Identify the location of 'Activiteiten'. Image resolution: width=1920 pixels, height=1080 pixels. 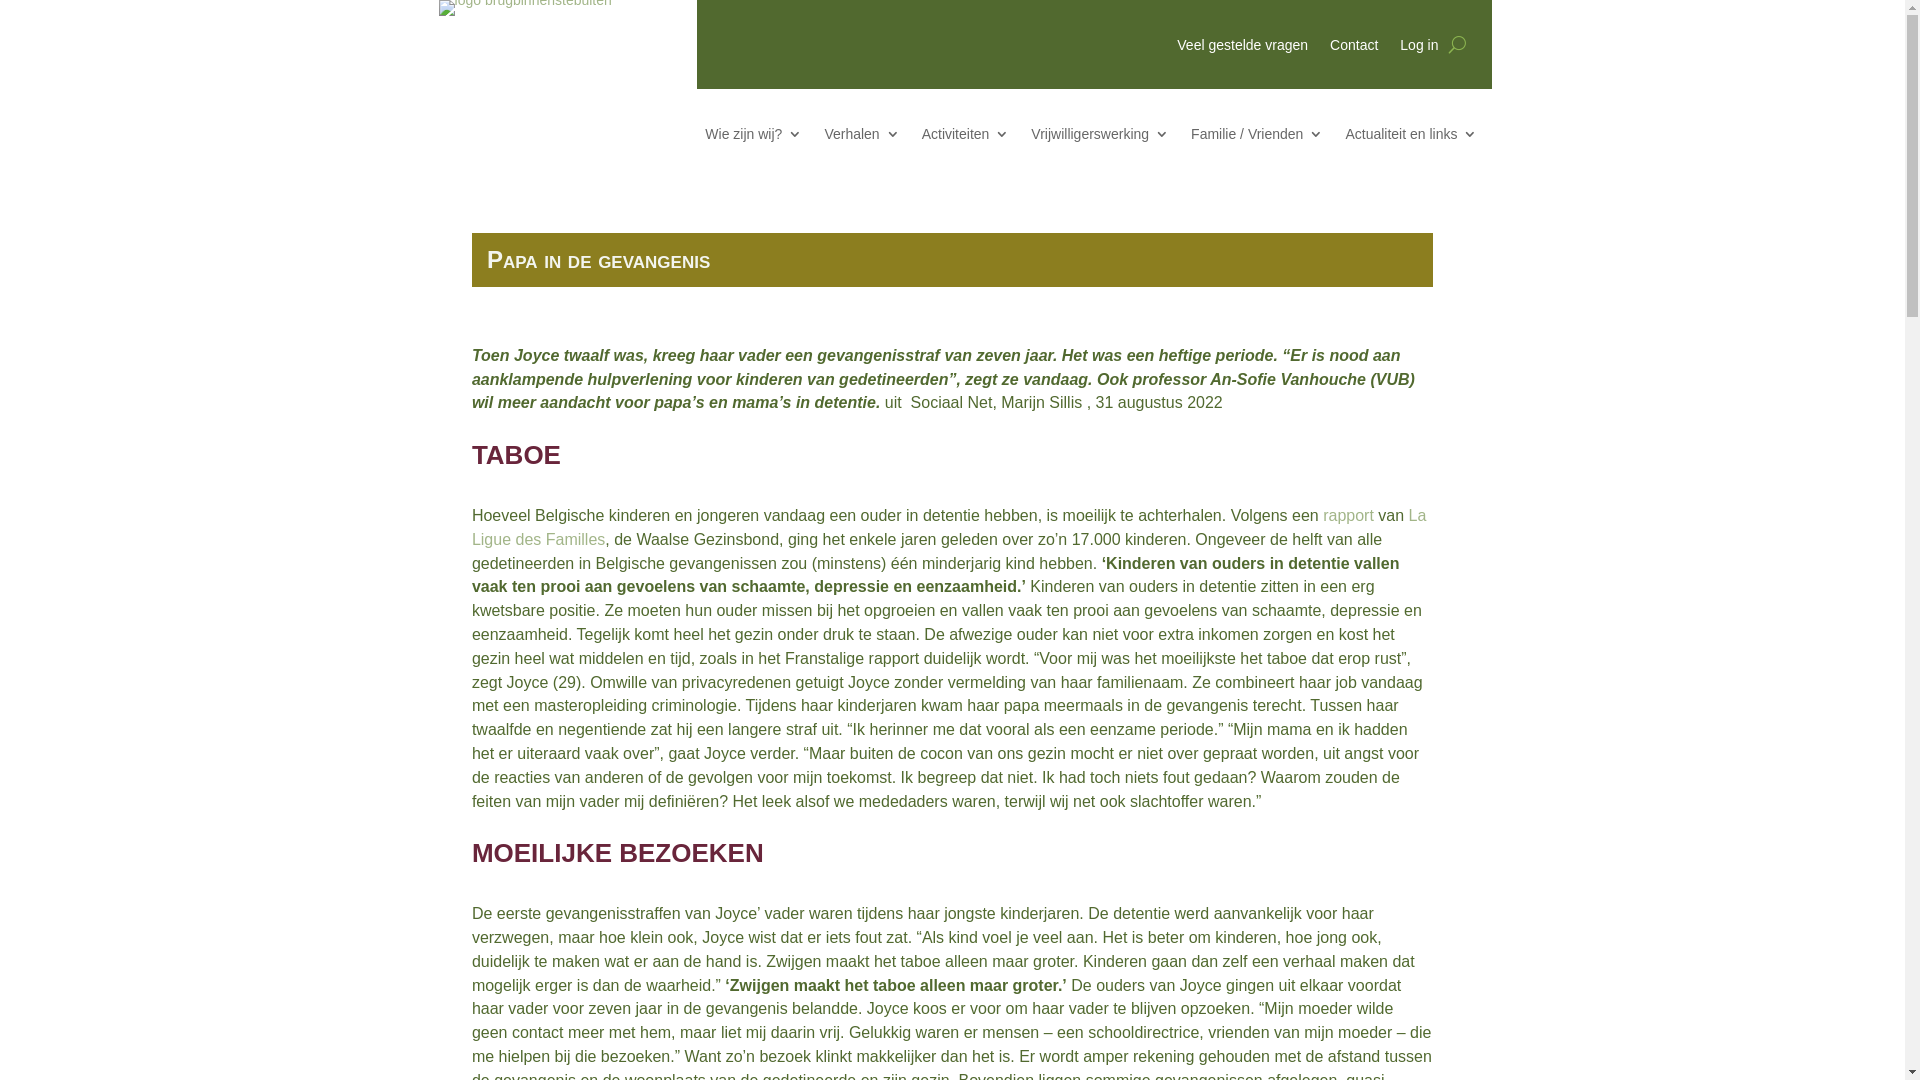
(965, 137).